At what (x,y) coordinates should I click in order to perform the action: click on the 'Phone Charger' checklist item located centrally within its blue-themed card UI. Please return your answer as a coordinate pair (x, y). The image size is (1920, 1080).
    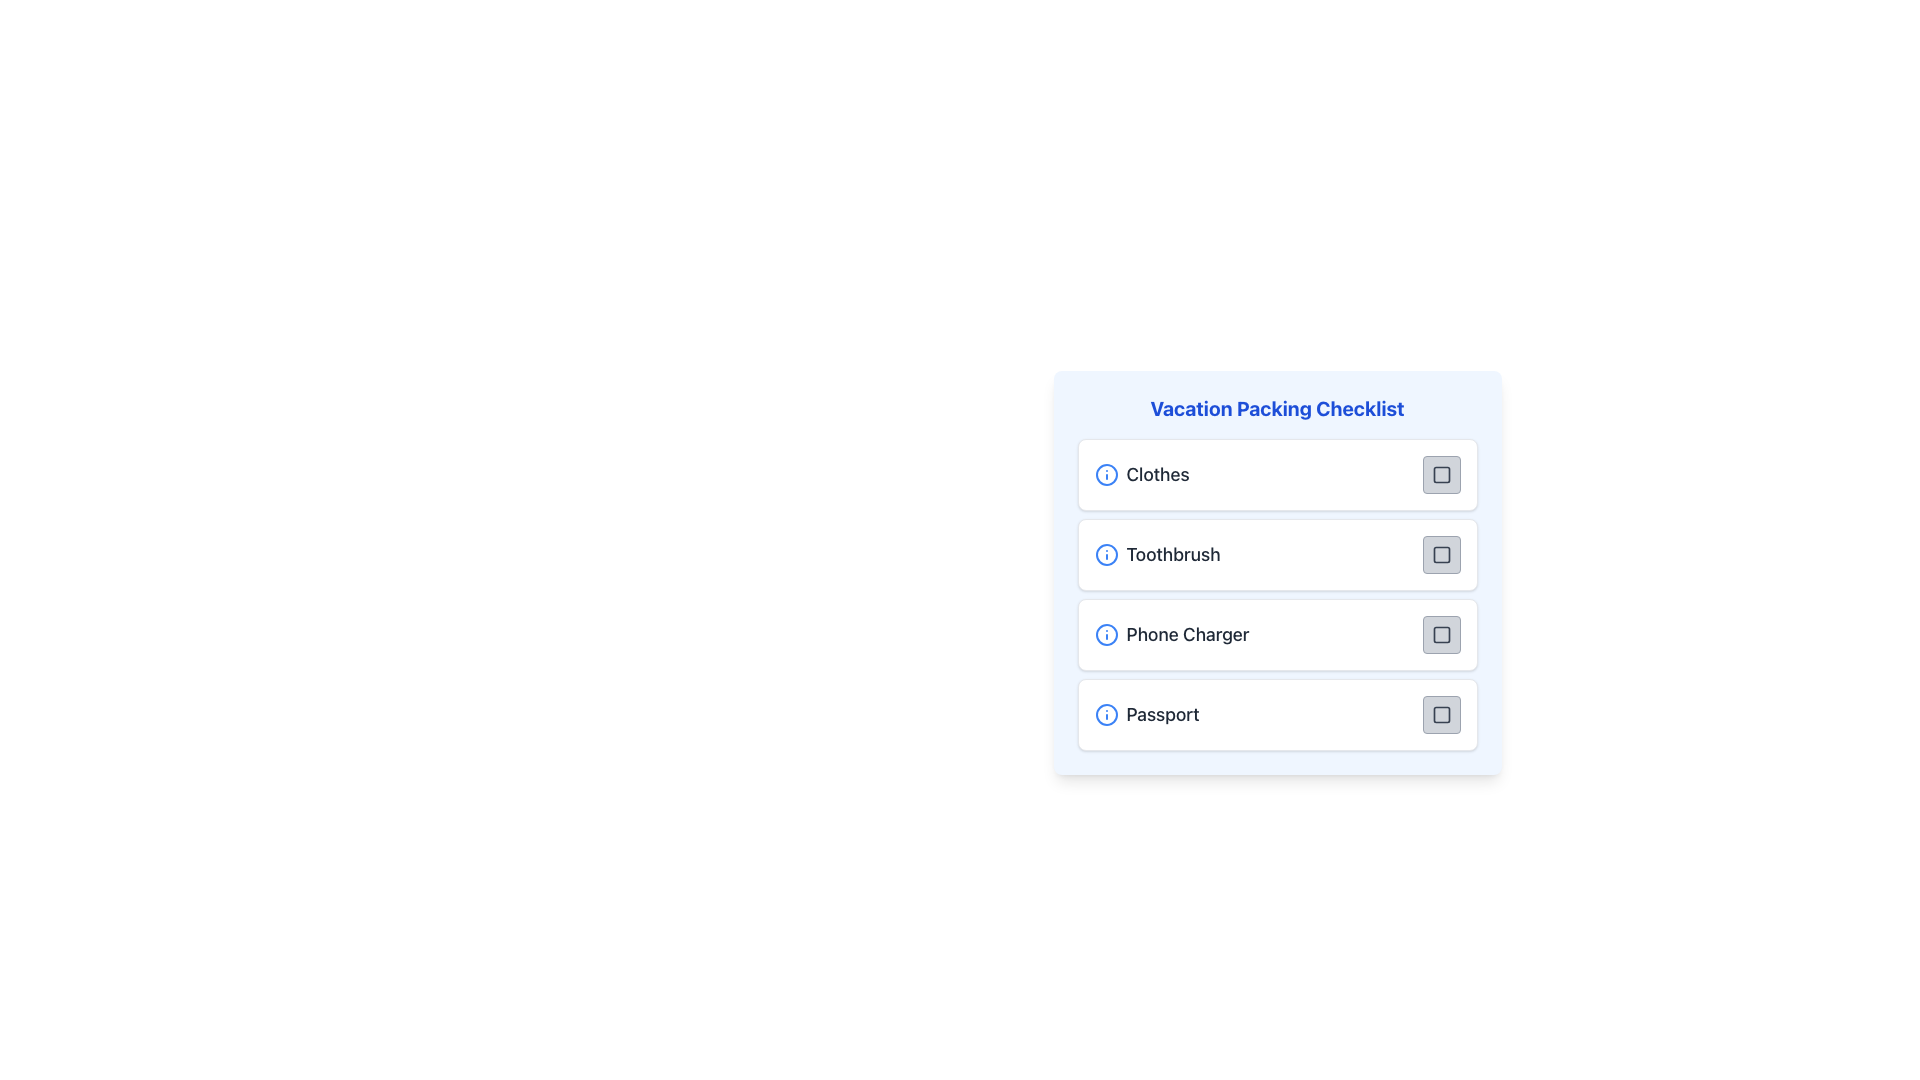
    Looking at the image, I should click on (1276, 600).